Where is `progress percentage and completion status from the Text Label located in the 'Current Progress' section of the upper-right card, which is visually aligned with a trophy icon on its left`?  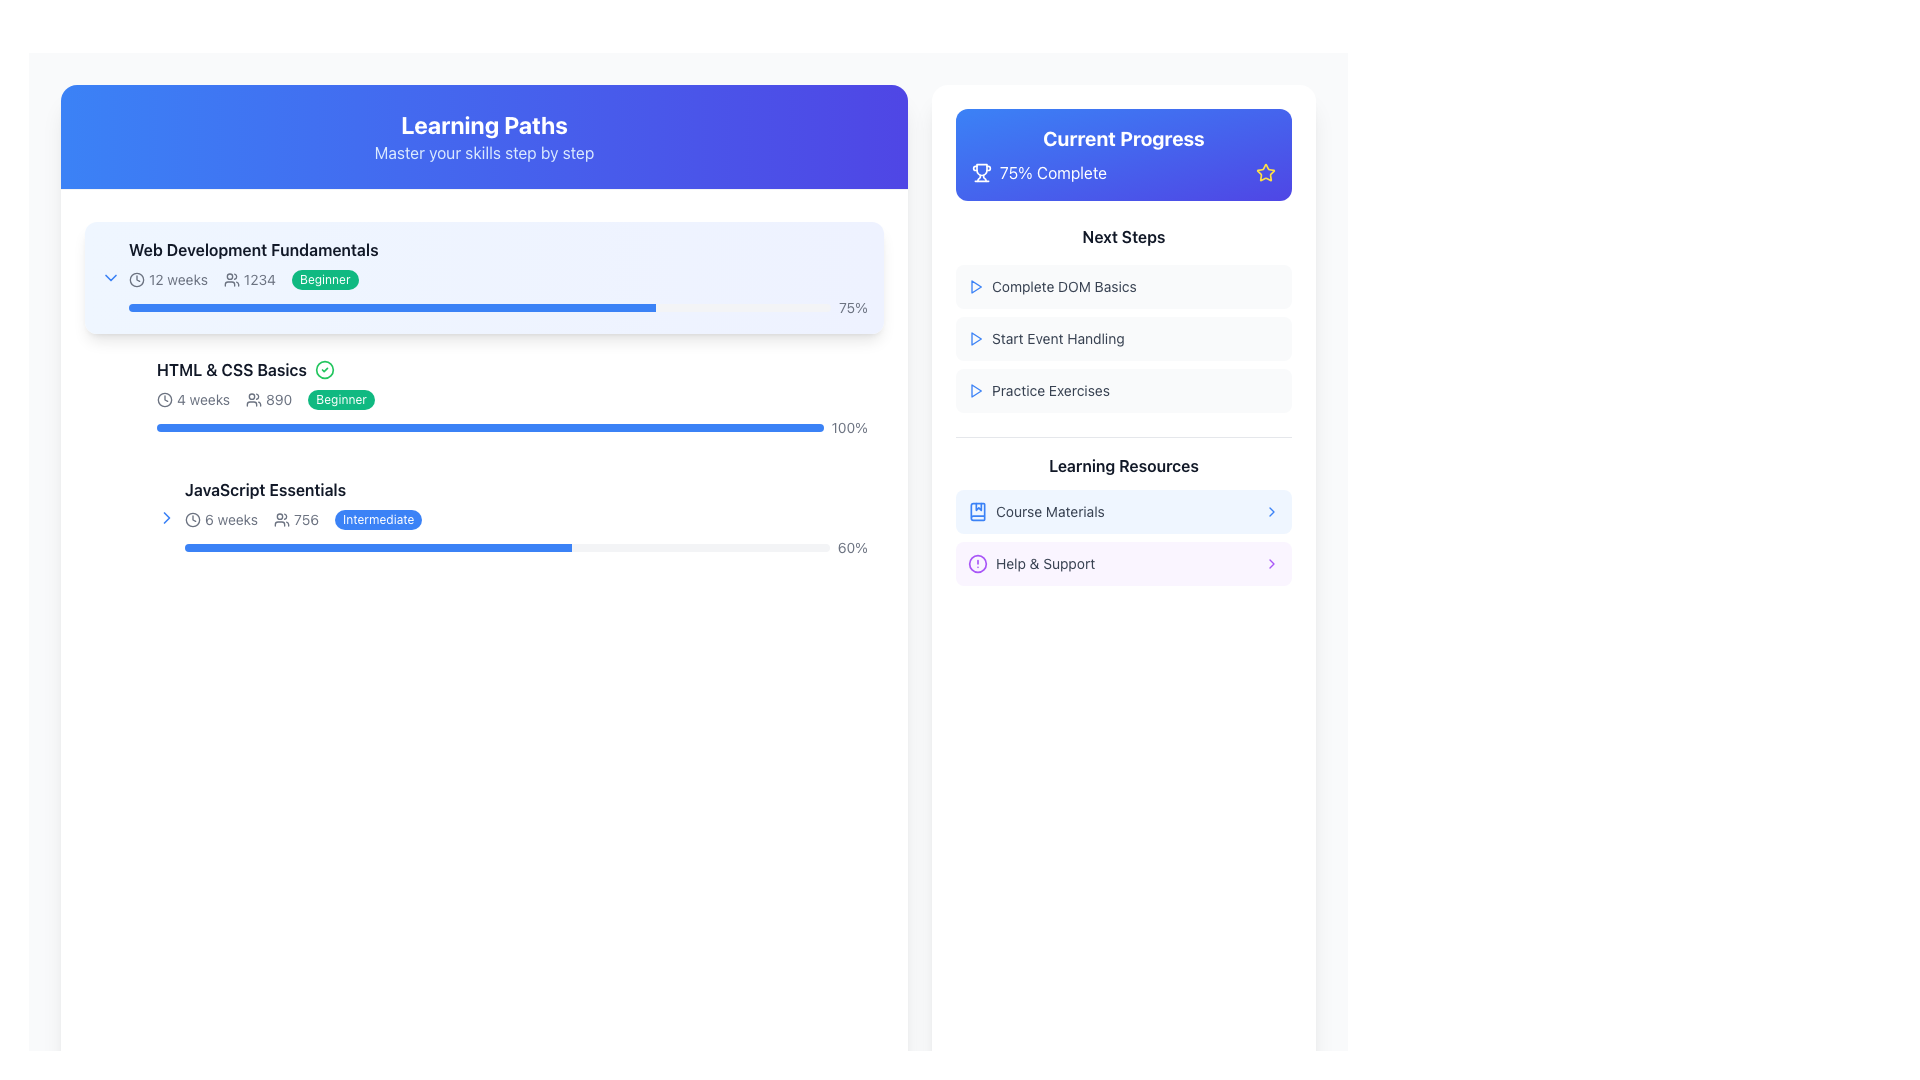
progress percentage and completion status from the Text Label located in the 'Current Progress' section of the upper-right card, which is visually aligned with a trophy icon on its left is located at coordinates (1052, 172).